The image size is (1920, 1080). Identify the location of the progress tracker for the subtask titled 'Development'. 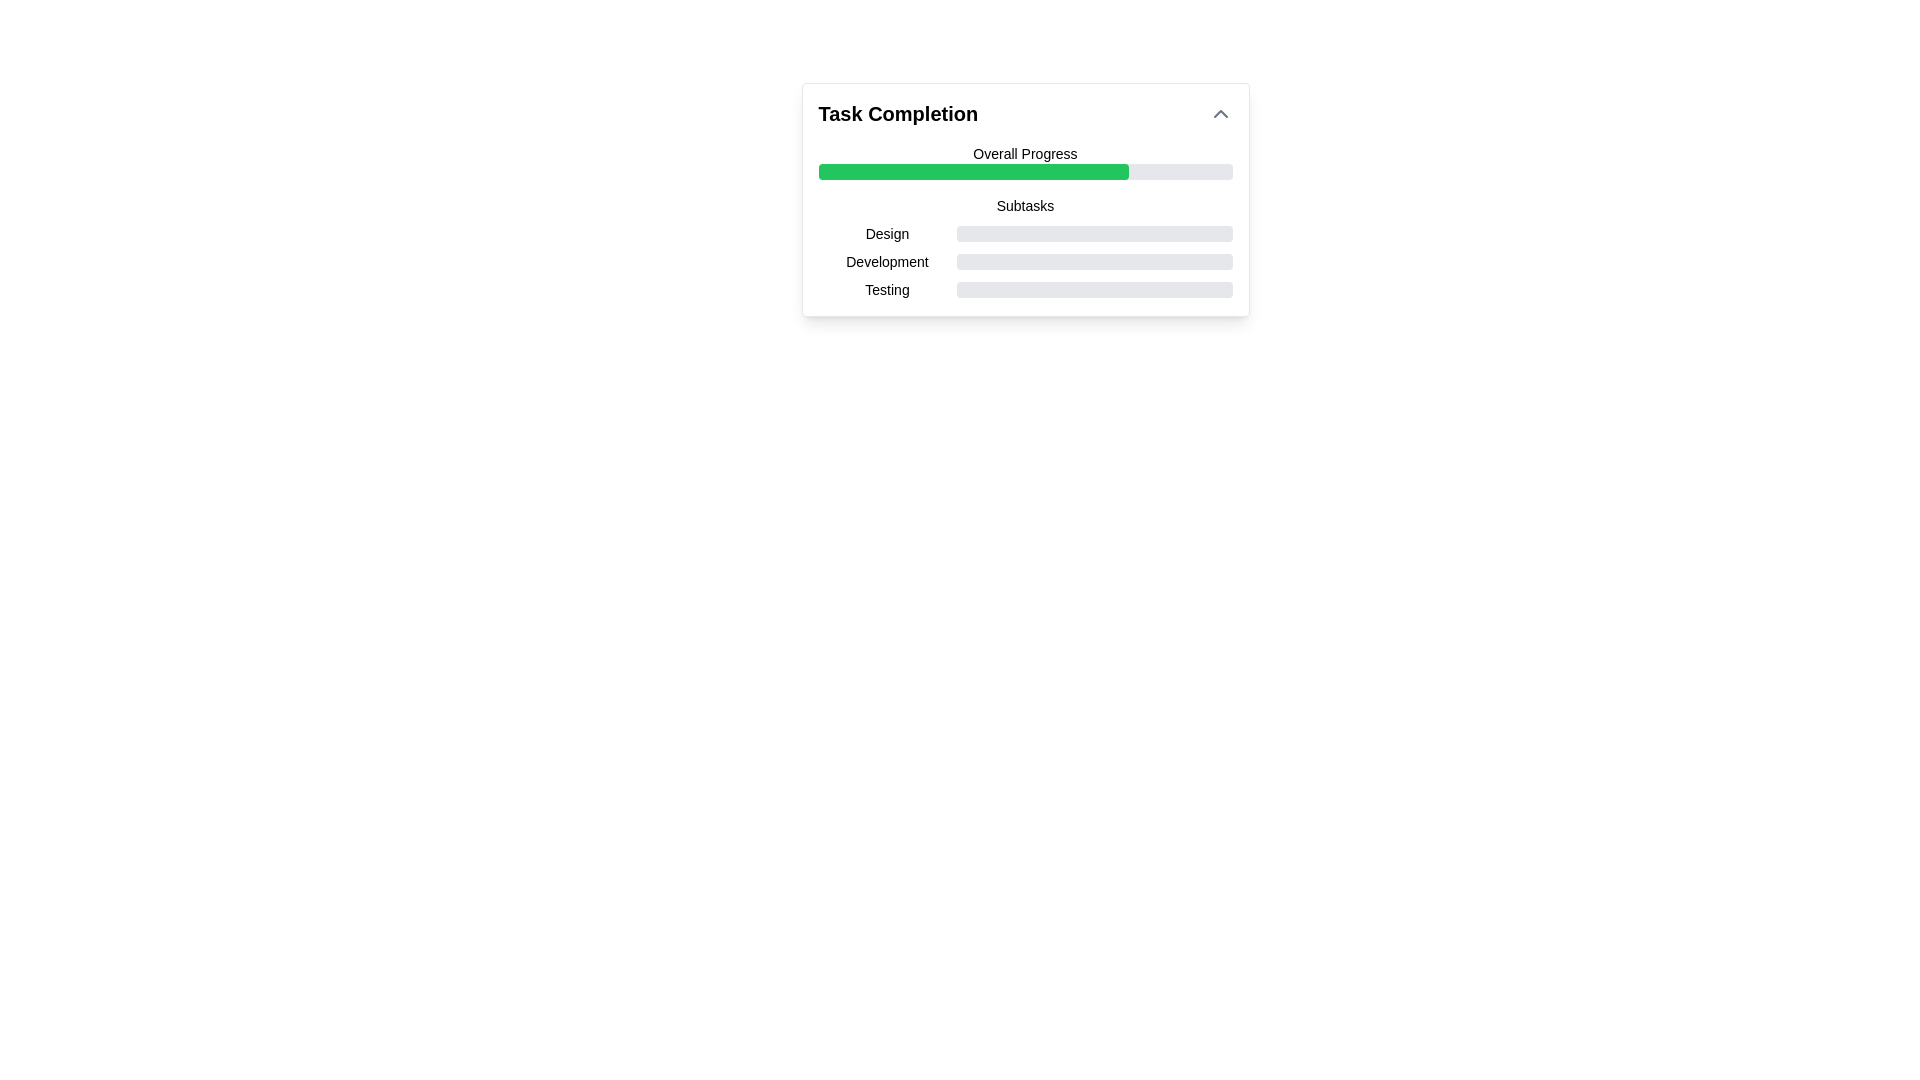
(1025, 261).